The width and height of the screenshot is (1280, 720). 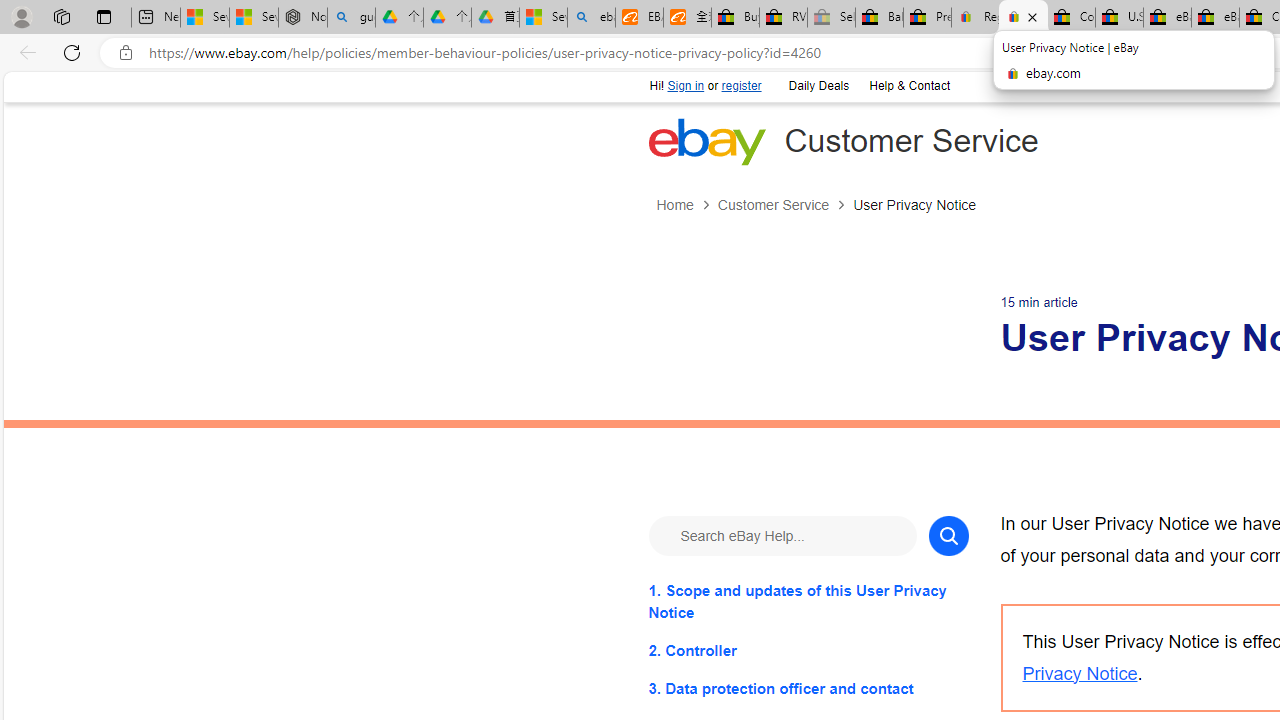 I want to click on 'Daily Deals', so click(x=819, y=86).